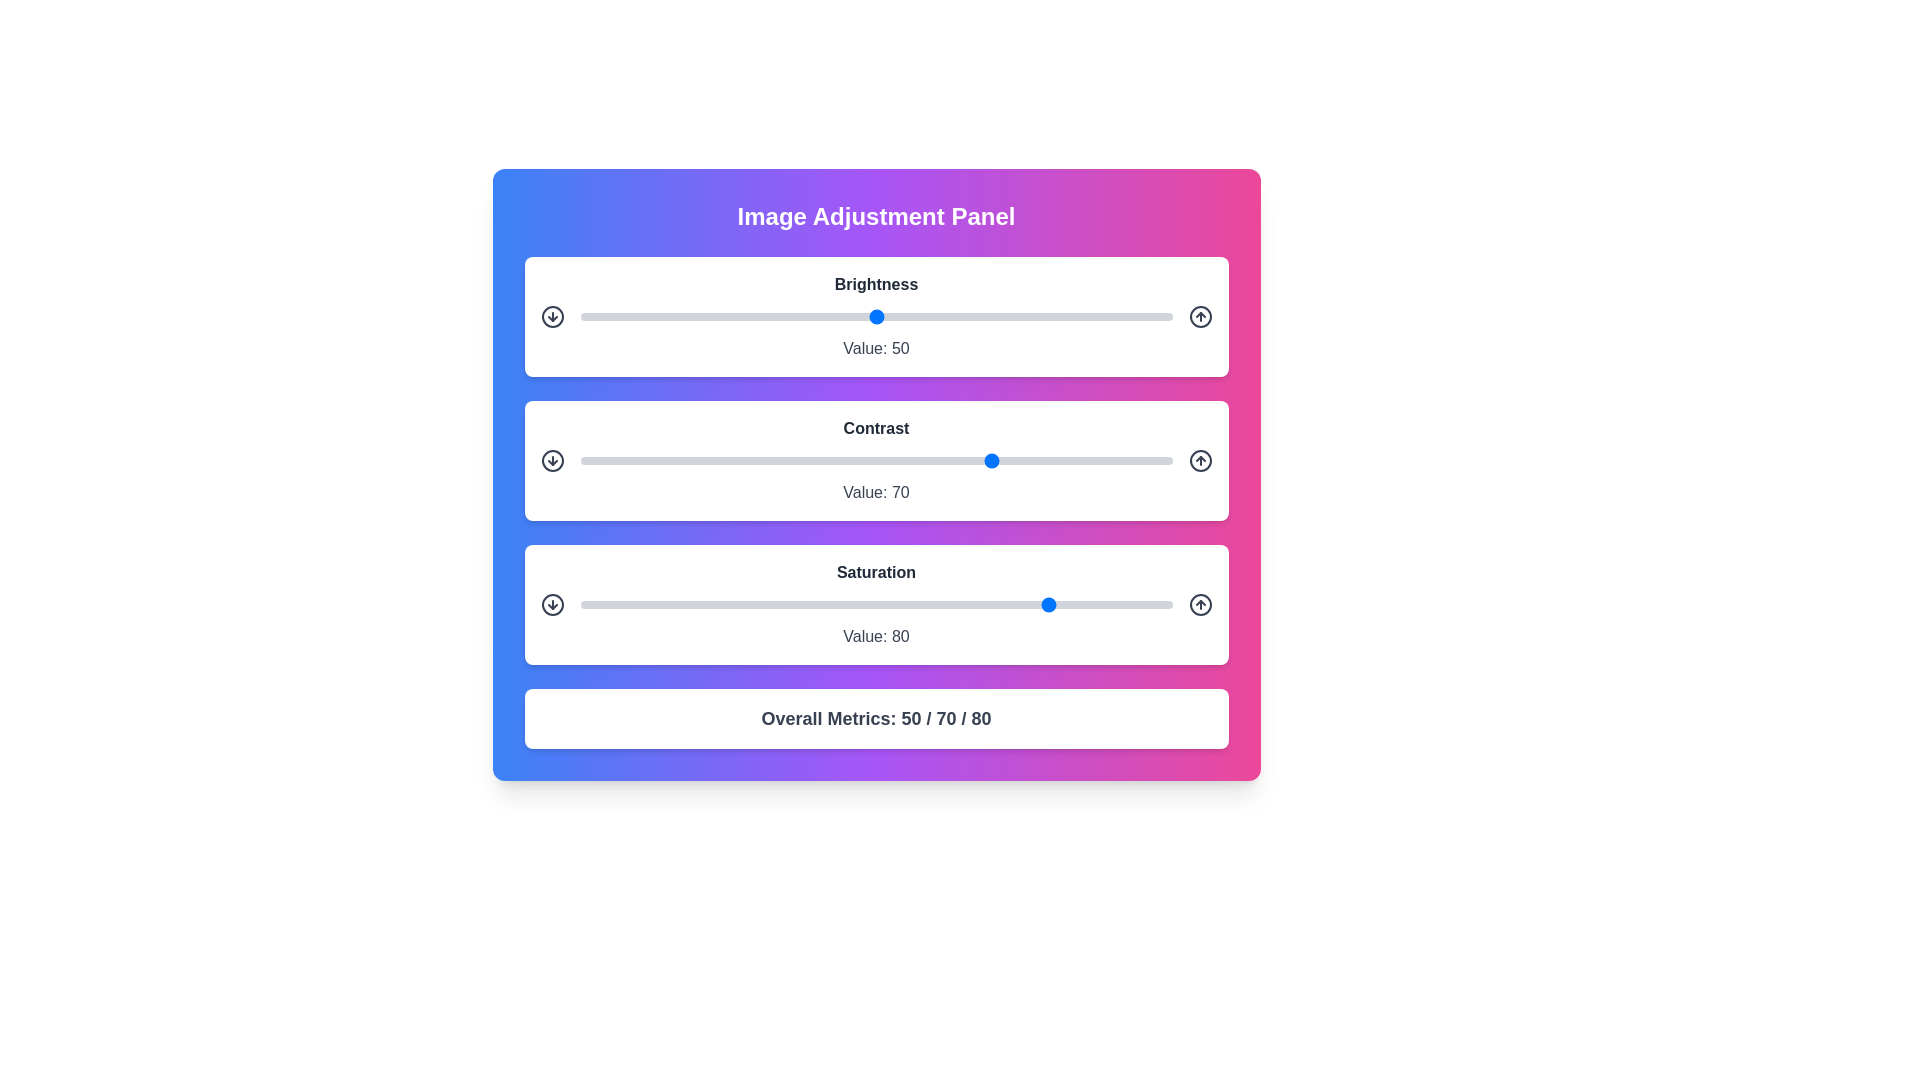 This screenshot has width=1920, height=1080. Describe the element at coordinates (846, 315) in the screenshot. I see `brightness` at that location.